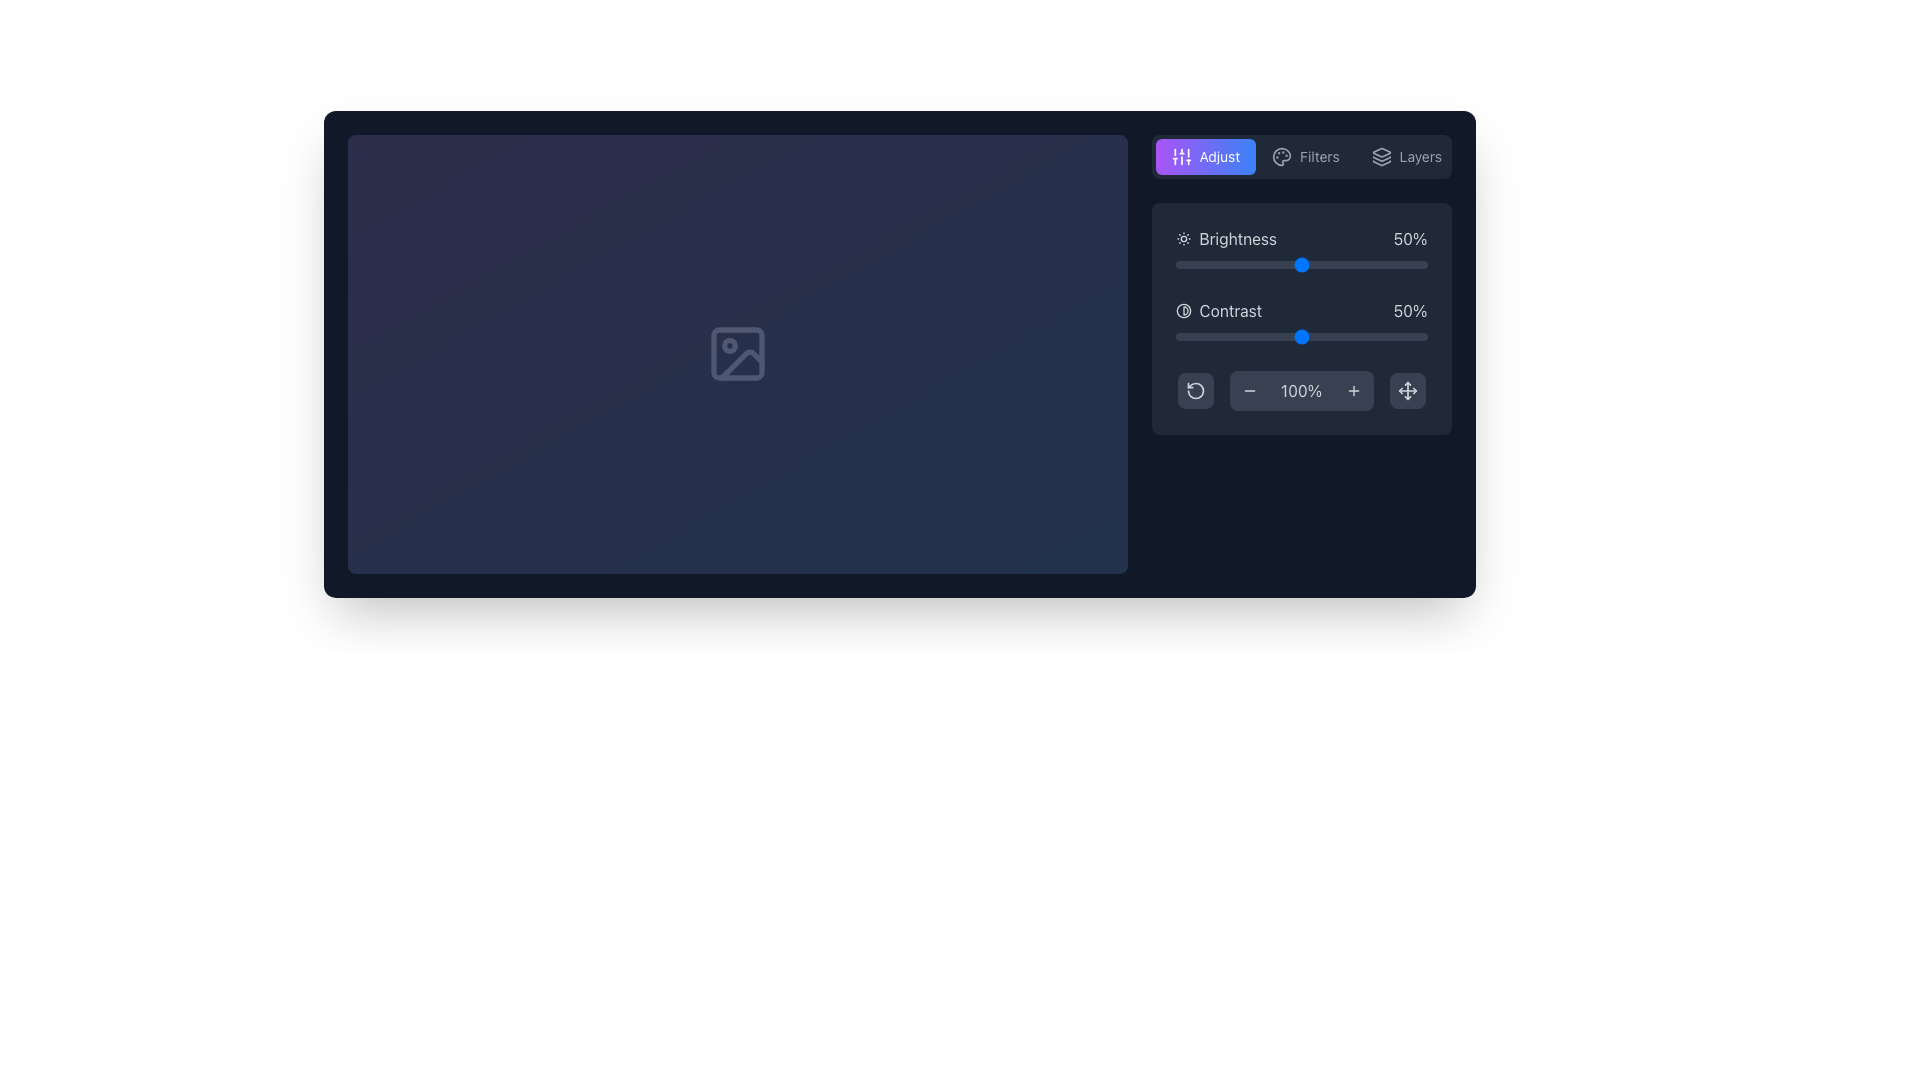  I want to click on the small gray plus sign icon located near the bottom-right side of the settings panel, so click(1353, 390).